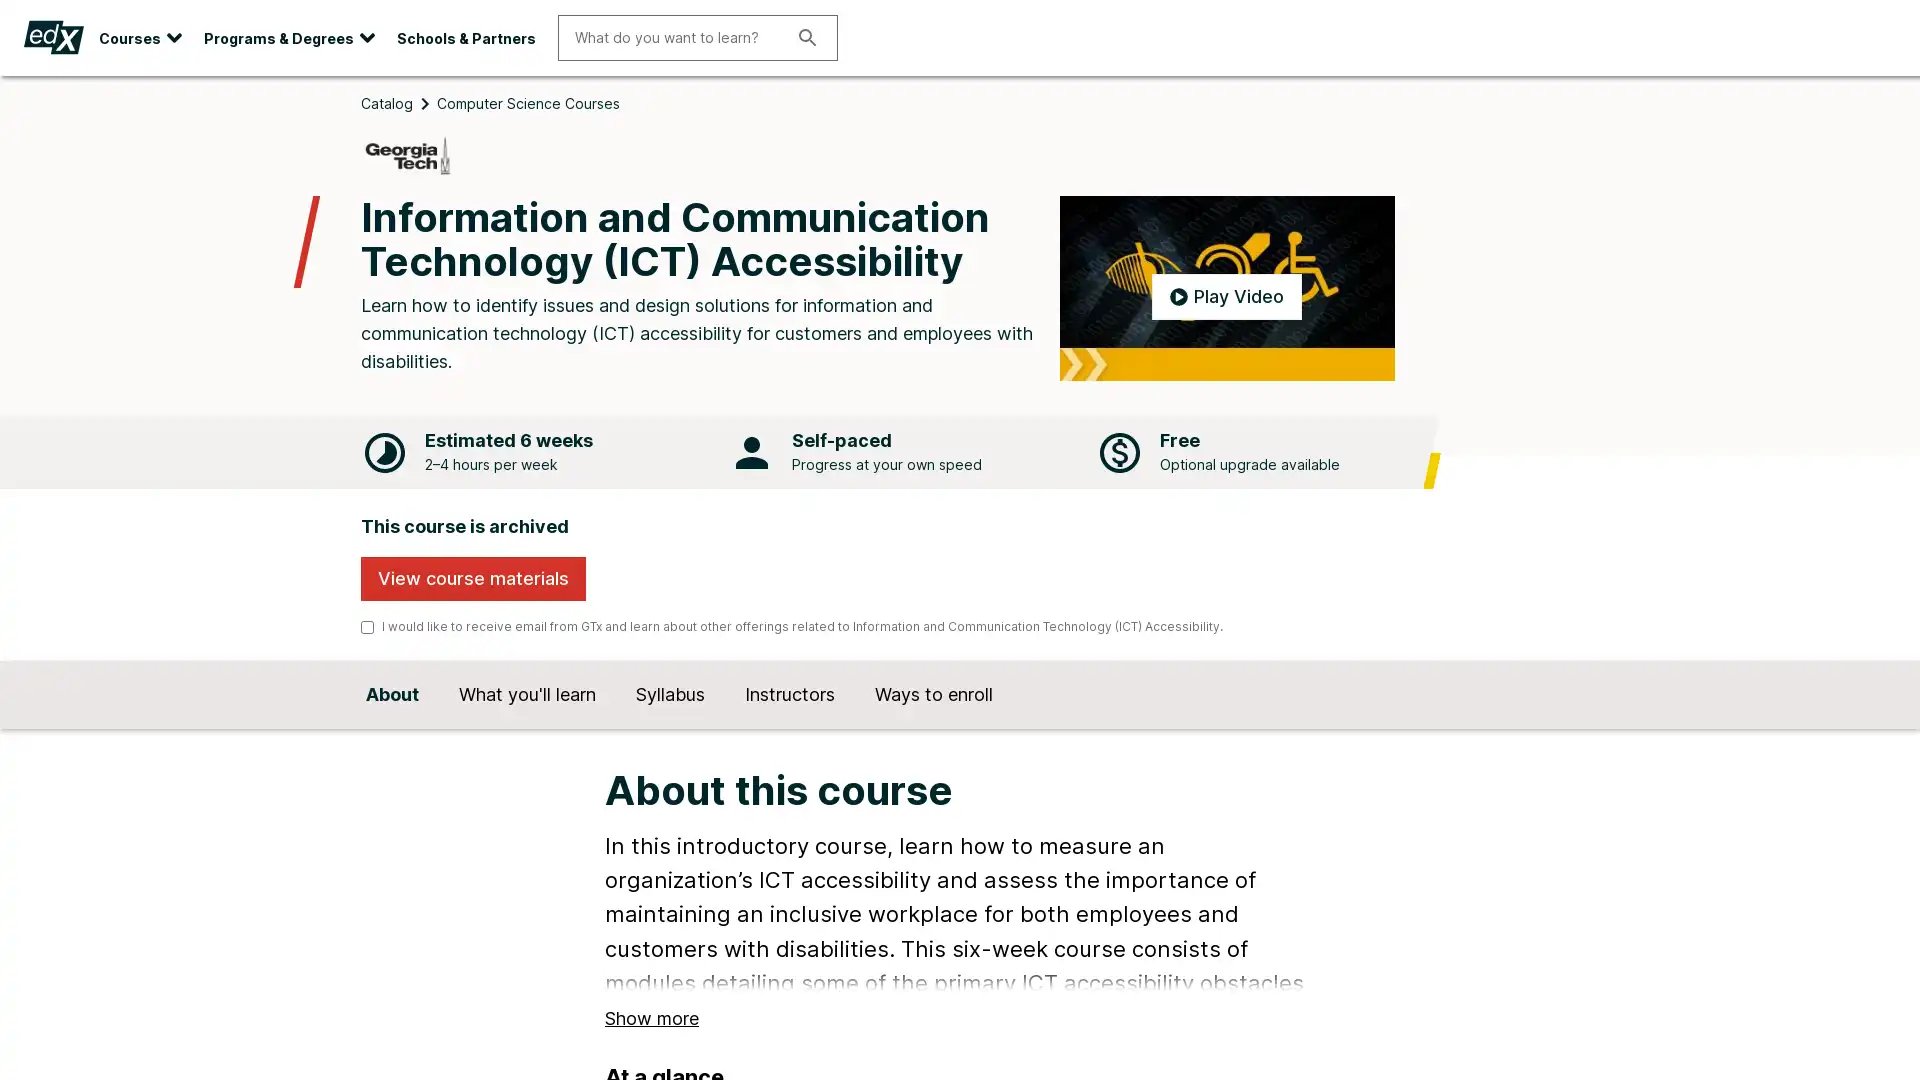  What do you see at coordinates (933, 728) in the screenshot?
I see `Ways to enroll` at bounding box center [933, 728].